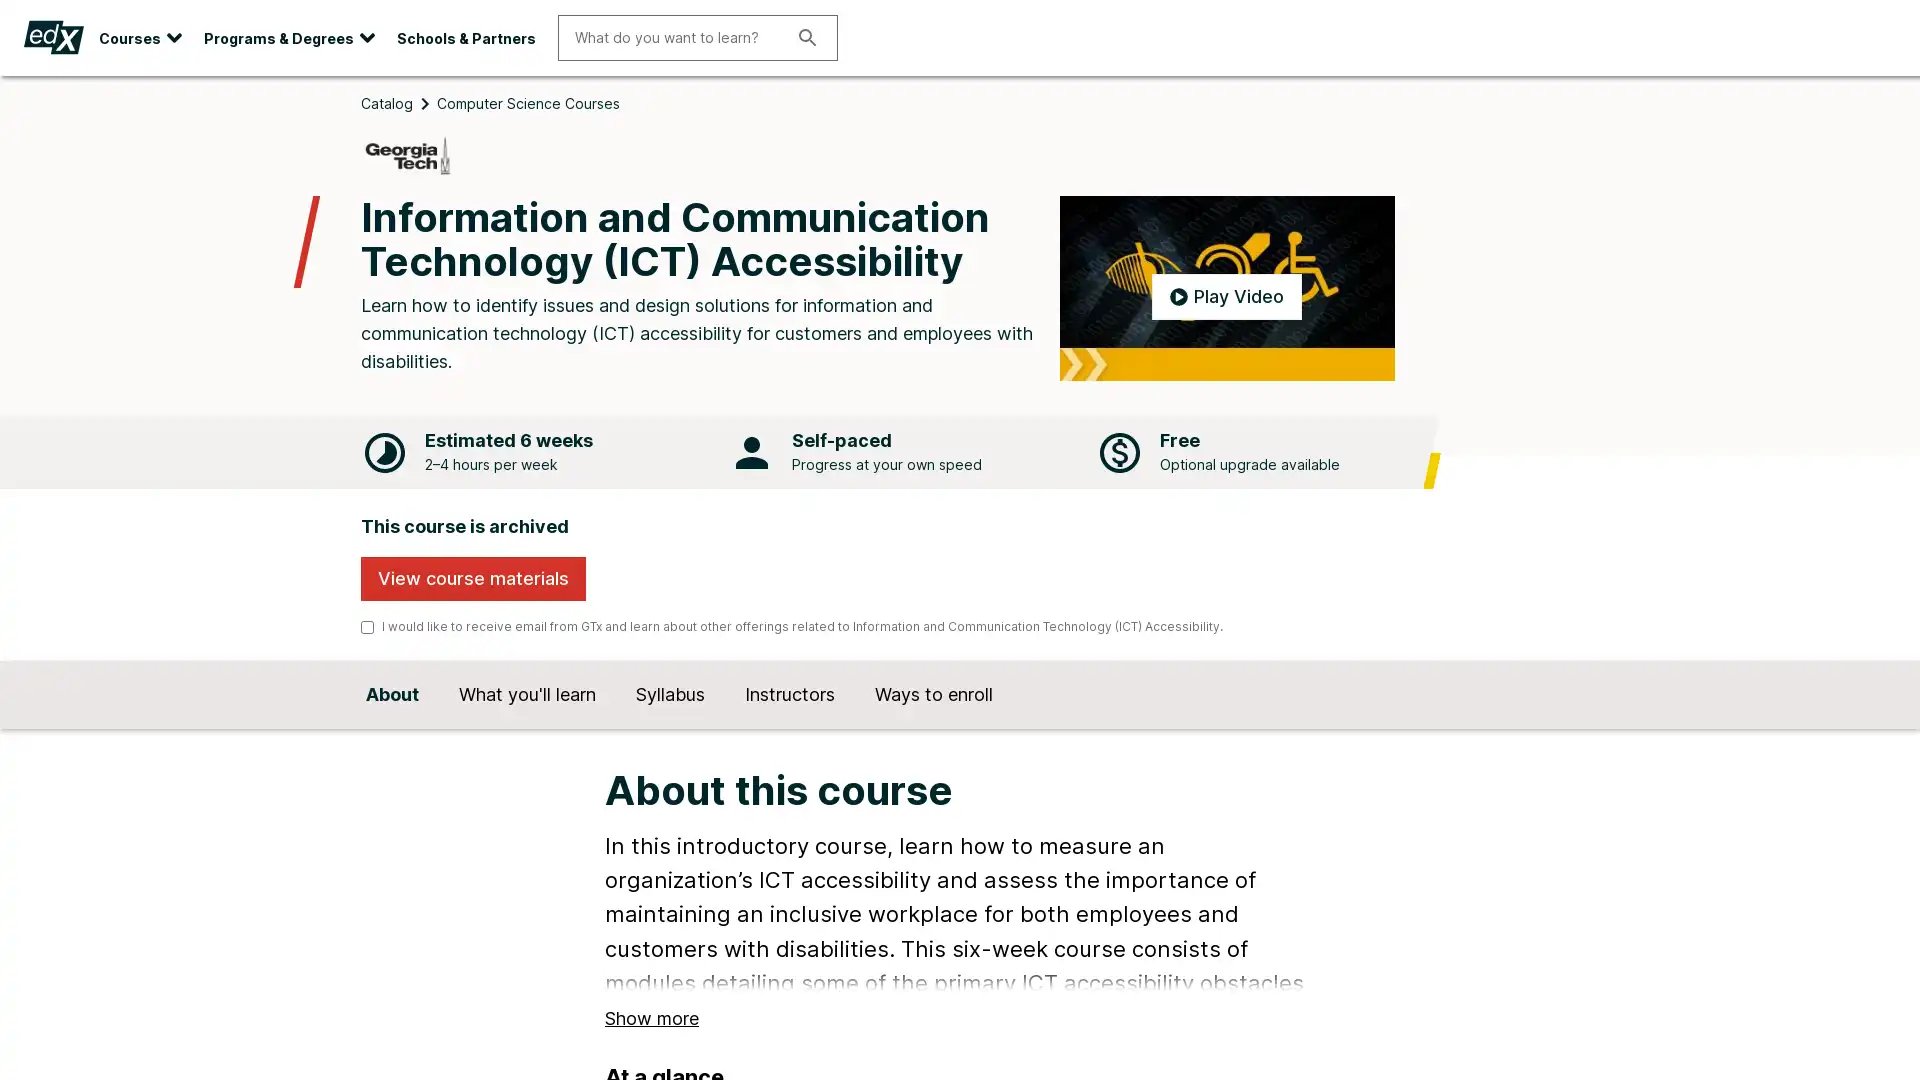  What do you see at coordinates (933, 728) in the screenshot?
I see `Ways to enroll` at bounding box center [933, 728].